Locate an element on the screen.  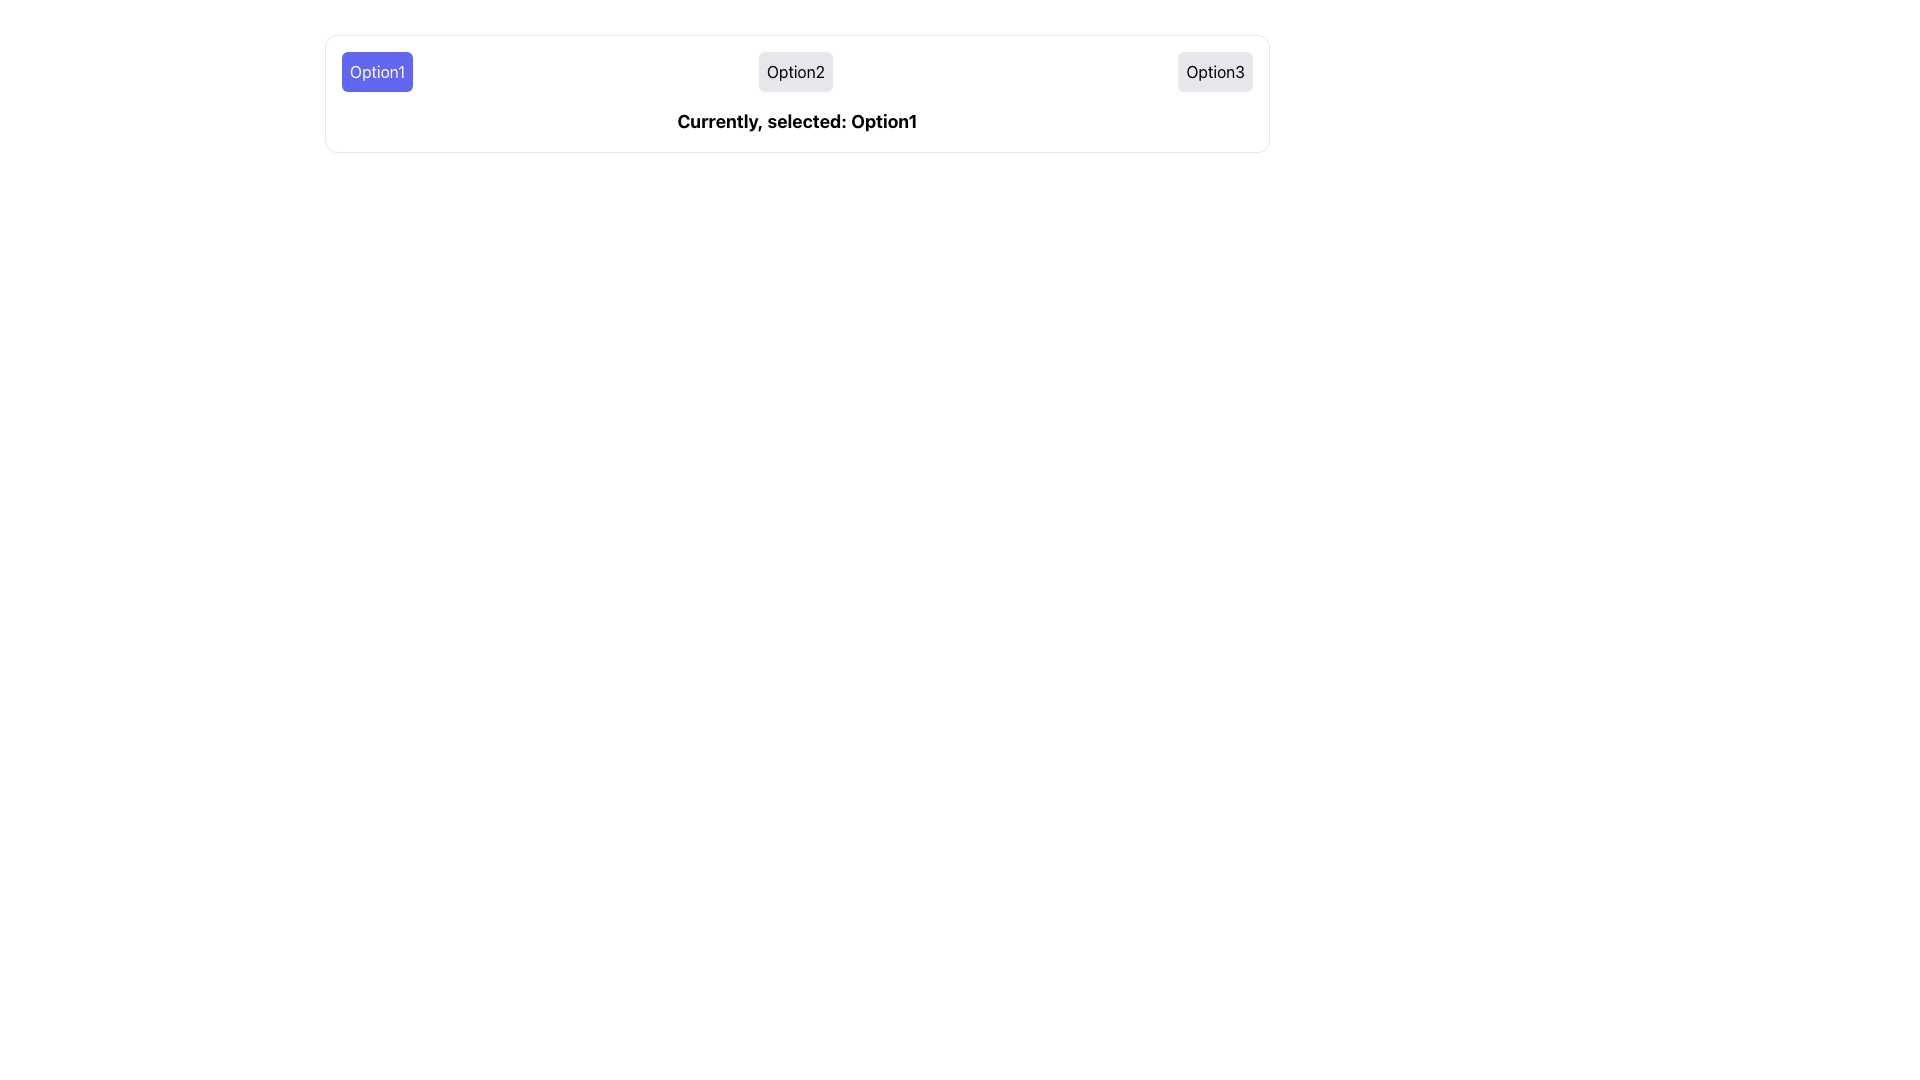
the 'Option3' button, which is the third item in a horizontal group of options labeled 'Option1', 'Option2', and 'Option3', located to the far right of the group is located at coordinates (1214, 71).